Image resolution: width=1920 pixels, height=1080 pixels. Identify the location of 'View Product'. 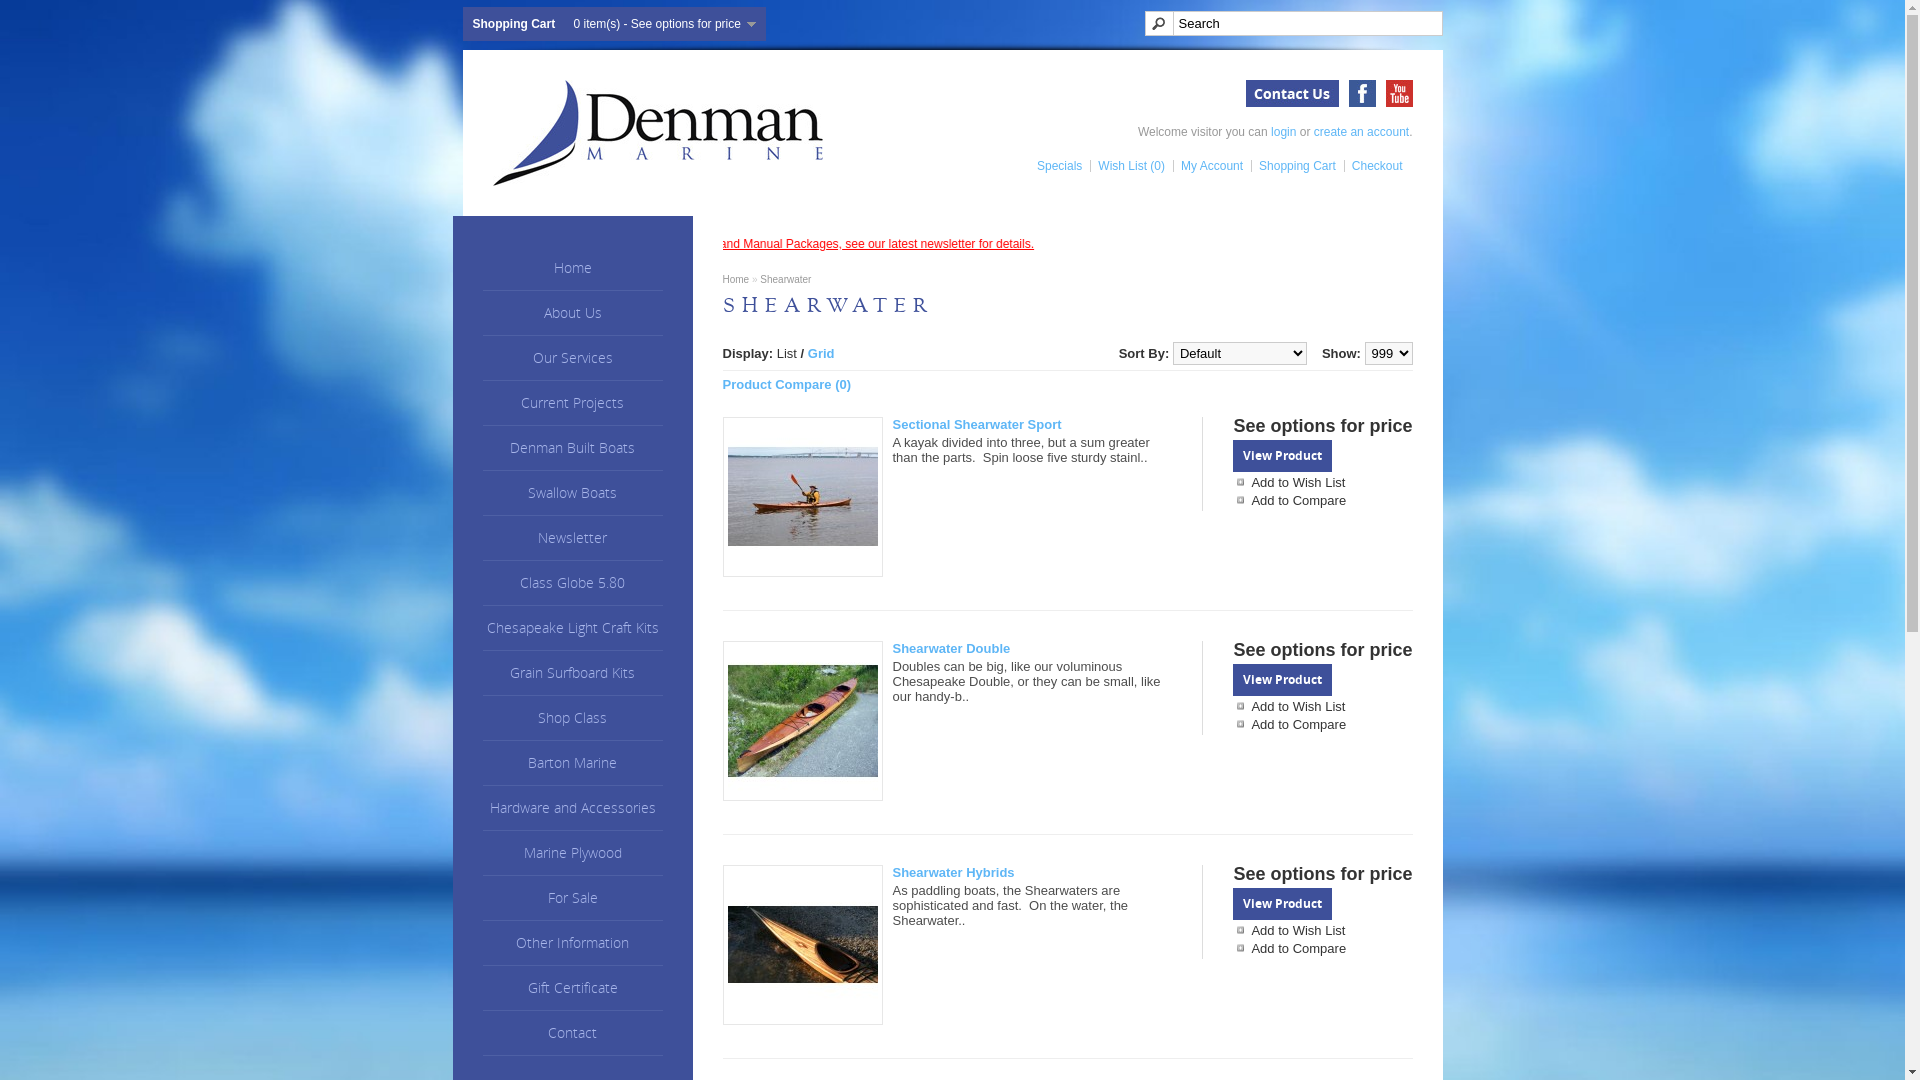
(1282, 903).